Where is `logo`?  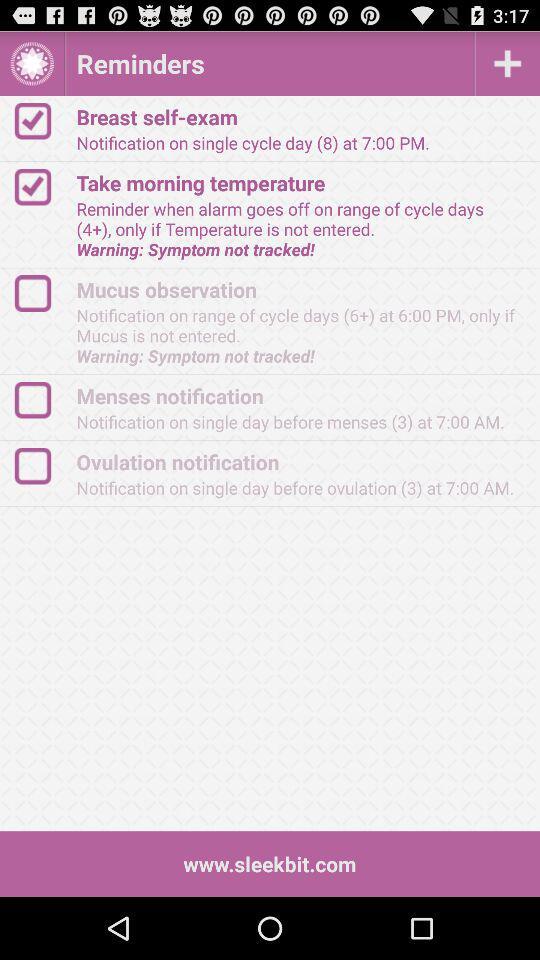
logo is located at coordinates (42, 466).